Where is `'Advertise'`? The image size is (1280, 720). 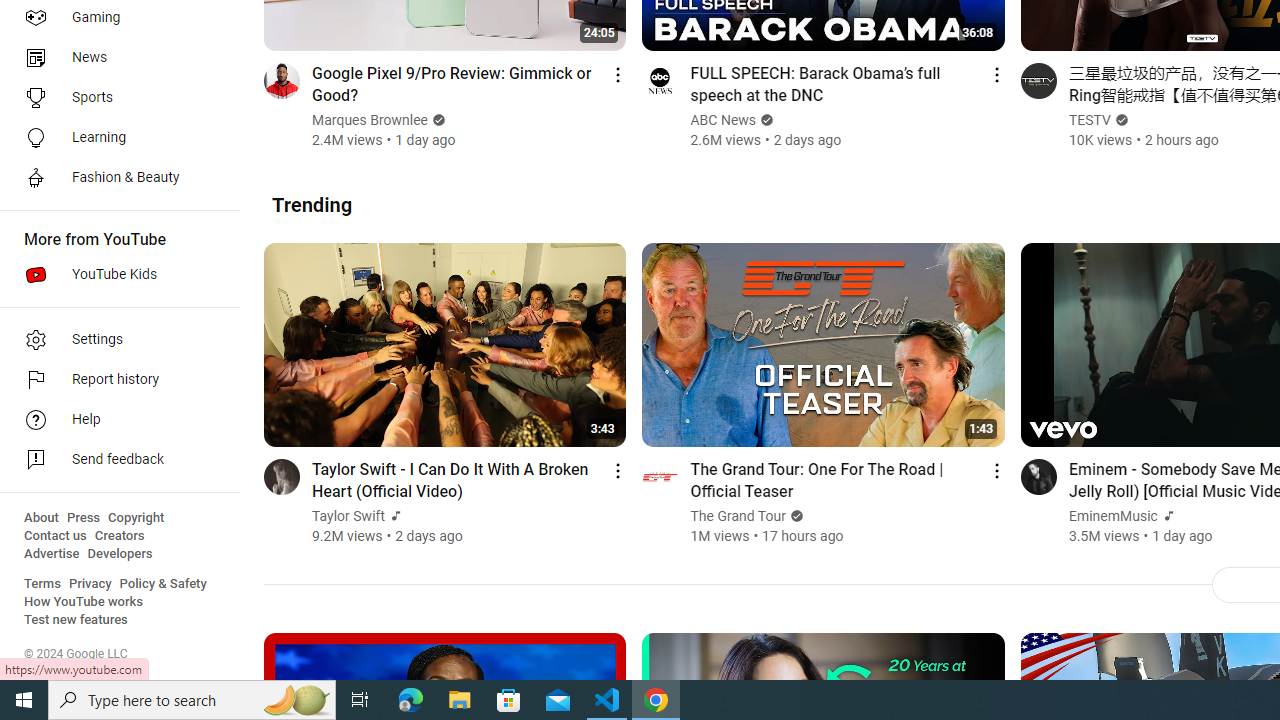
'Advertise' is located at coordinates (51, 554).